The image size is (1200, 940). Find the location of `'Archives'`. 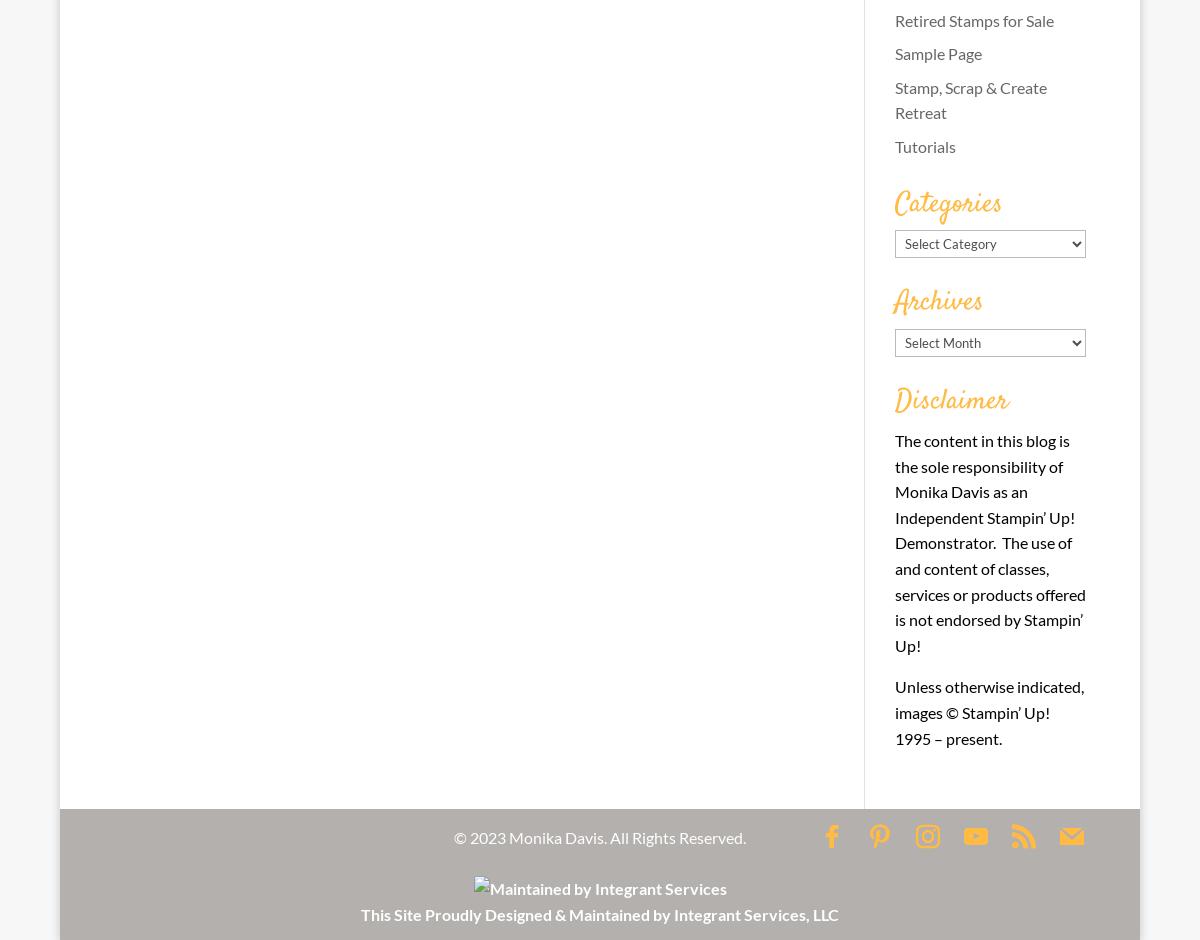

'Archives' is located at coordinates (938, 301).